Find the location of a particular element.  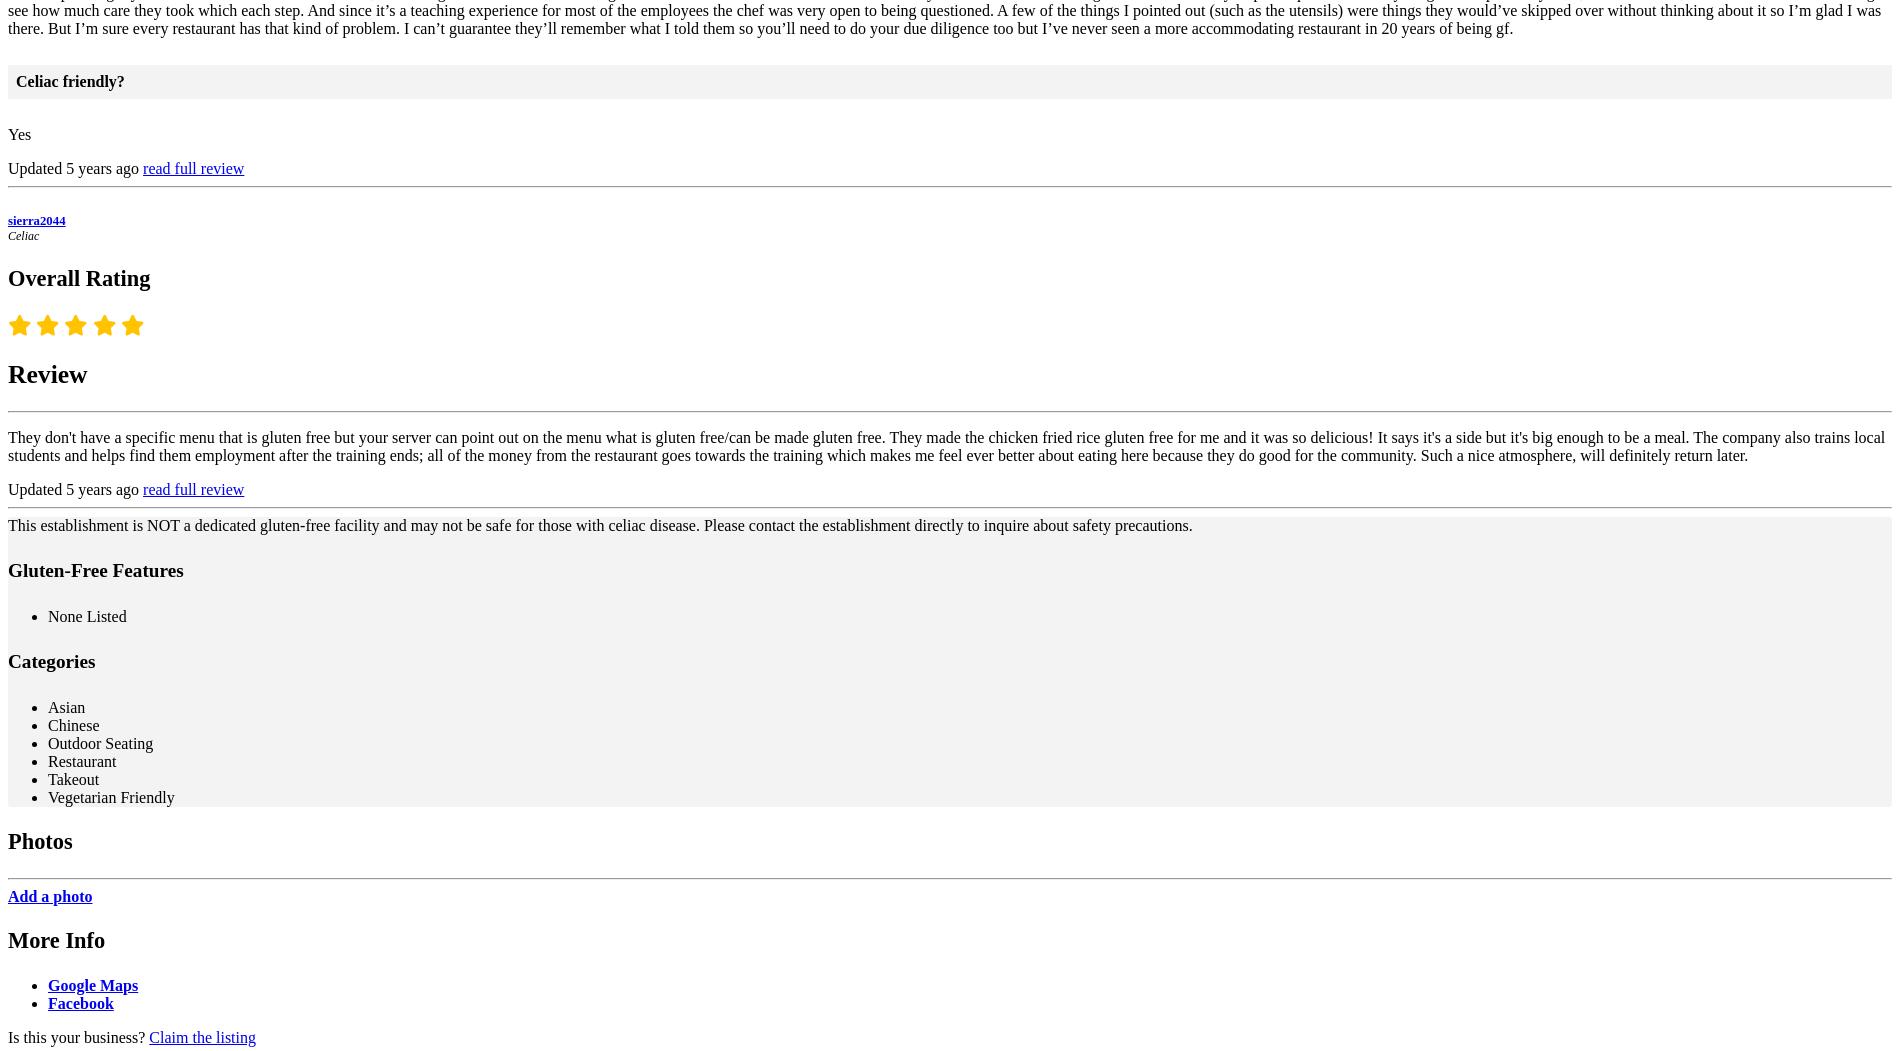

'sierra2044' is located at coordinates (36, 218).